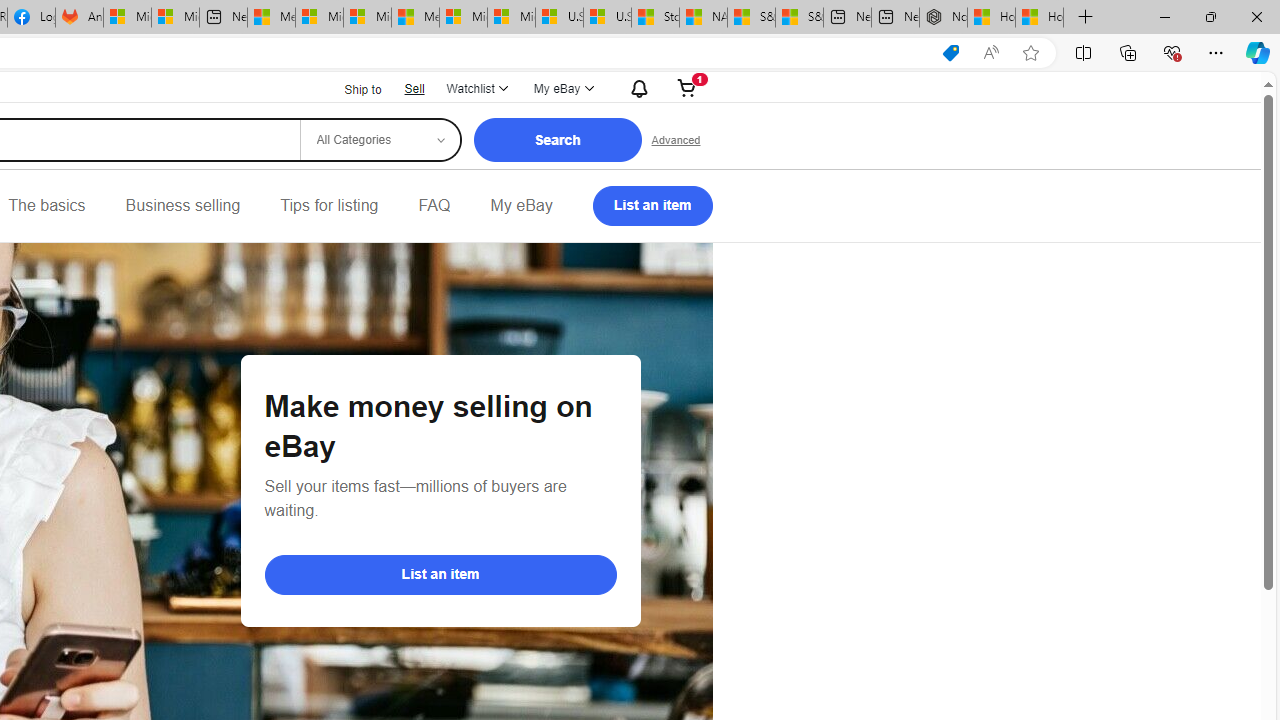 This screenshot has height=720, width=1280. Describe the element at coordinates (675, 139) in the screenshot. I see `'Advanced Search'` at that location.